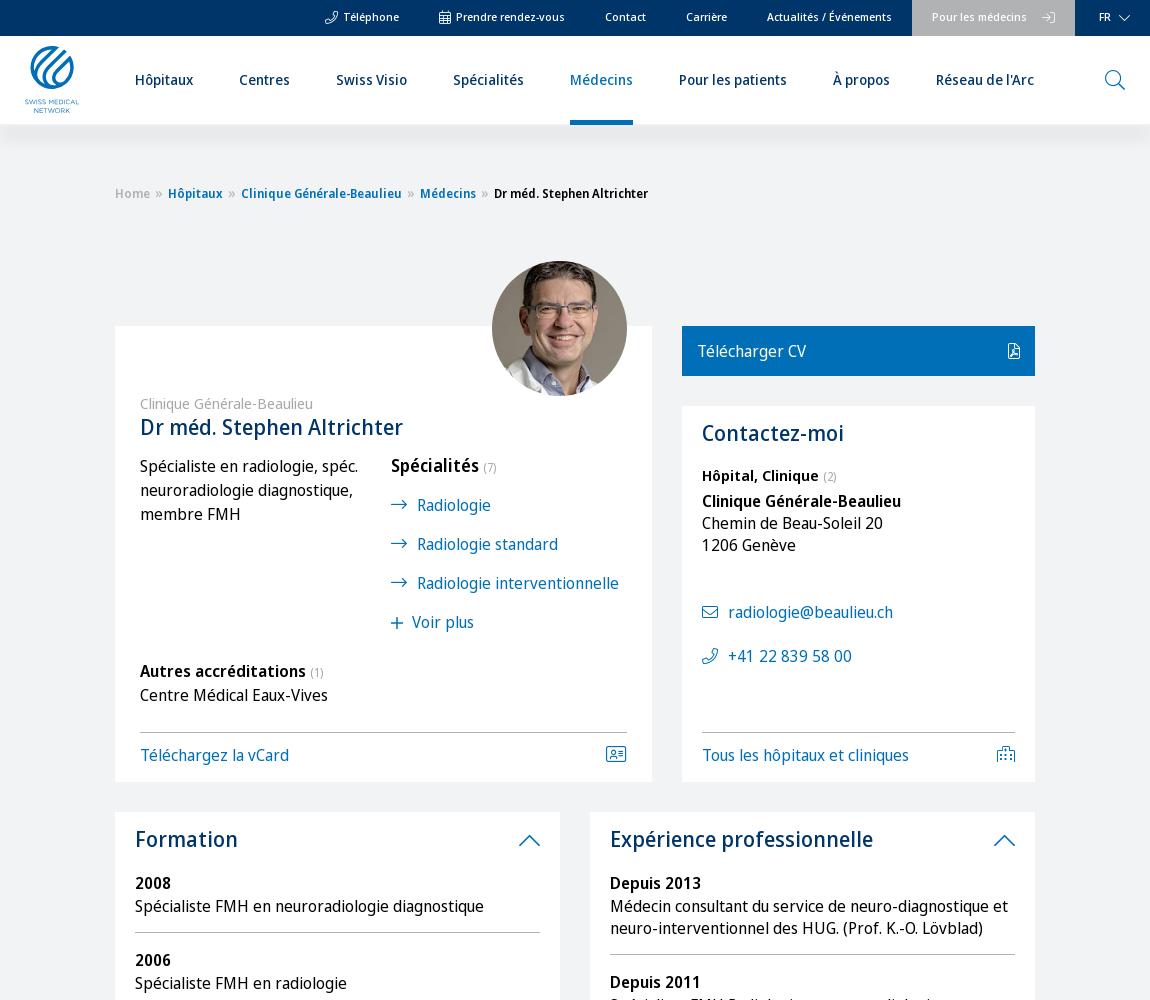  Describe the element at coordinates (1105, 16) in the screenshot. I see `'FR'` at that location.